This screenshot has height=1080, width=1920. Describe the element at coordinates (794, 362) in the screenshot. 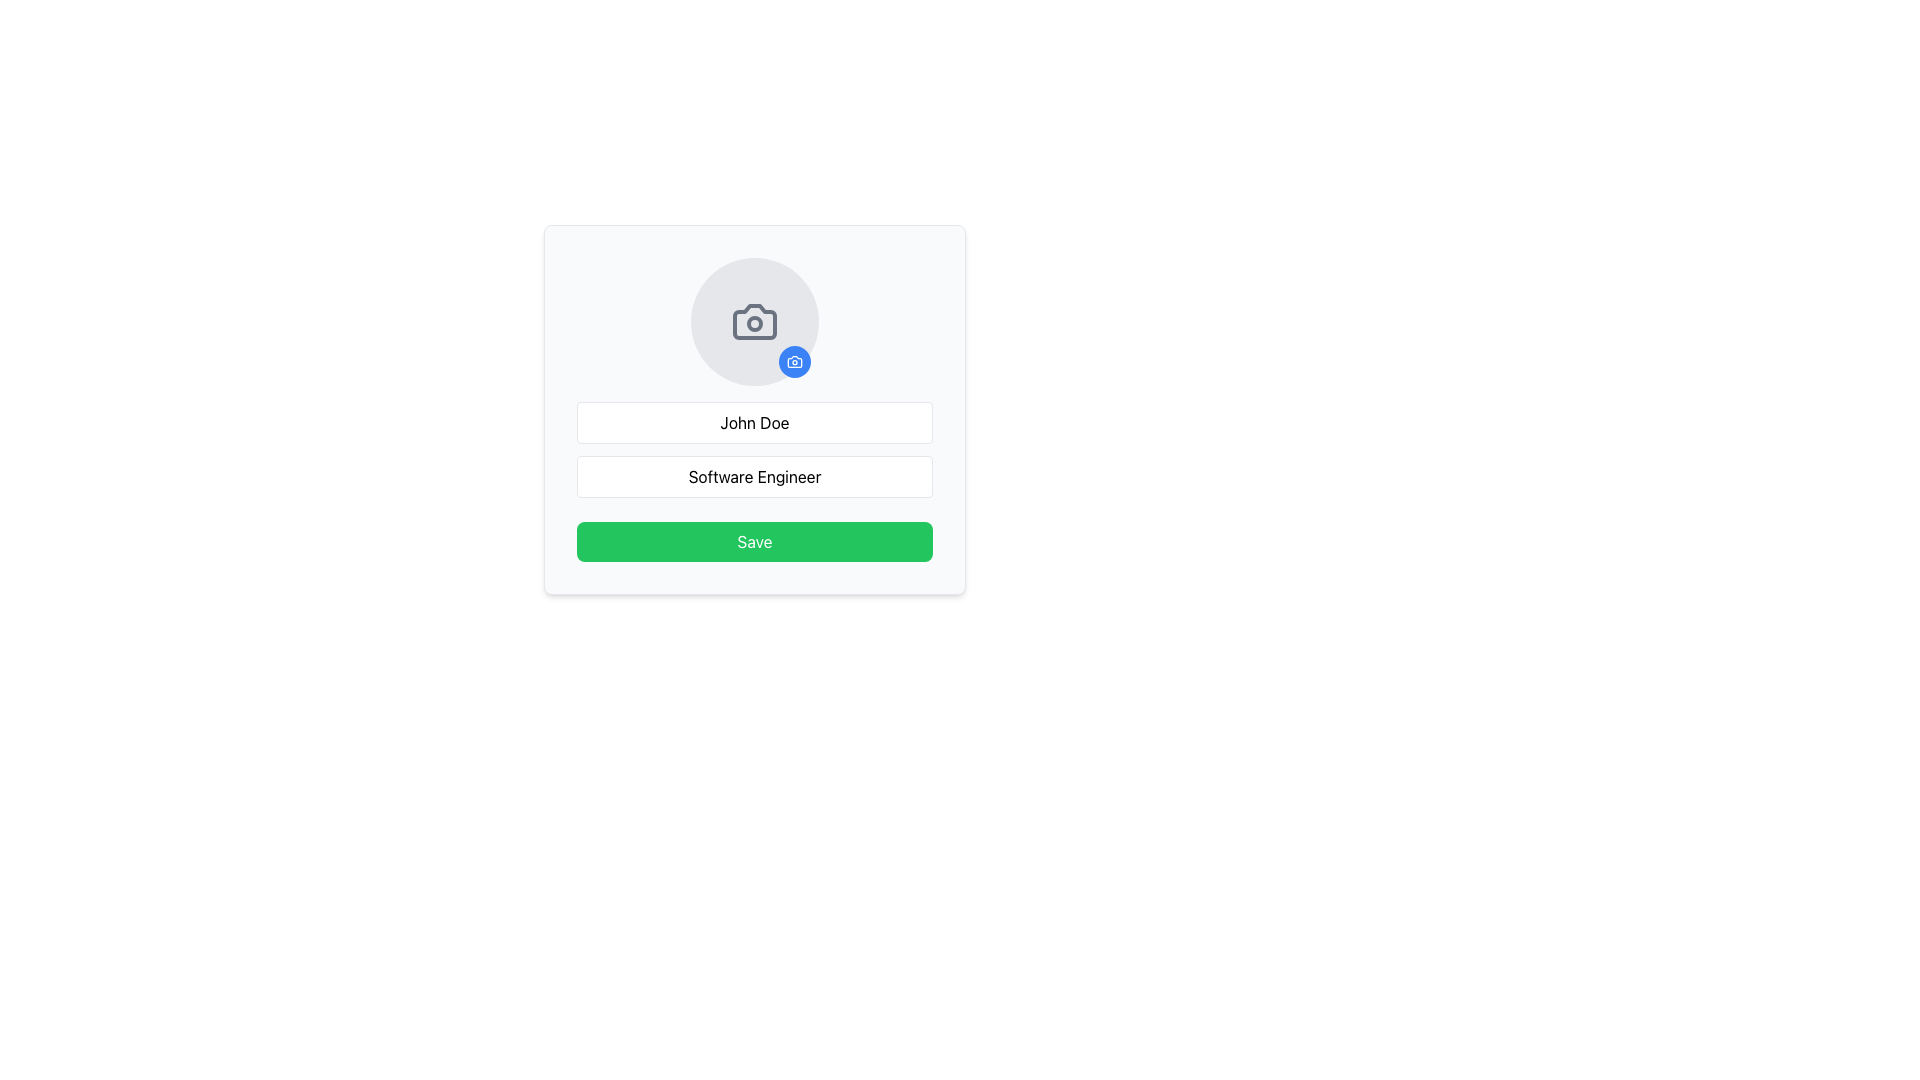

I see `the simplified camera icon located at the center of the rounded button in the lower right corner of the profile picture for navigation` at that location.